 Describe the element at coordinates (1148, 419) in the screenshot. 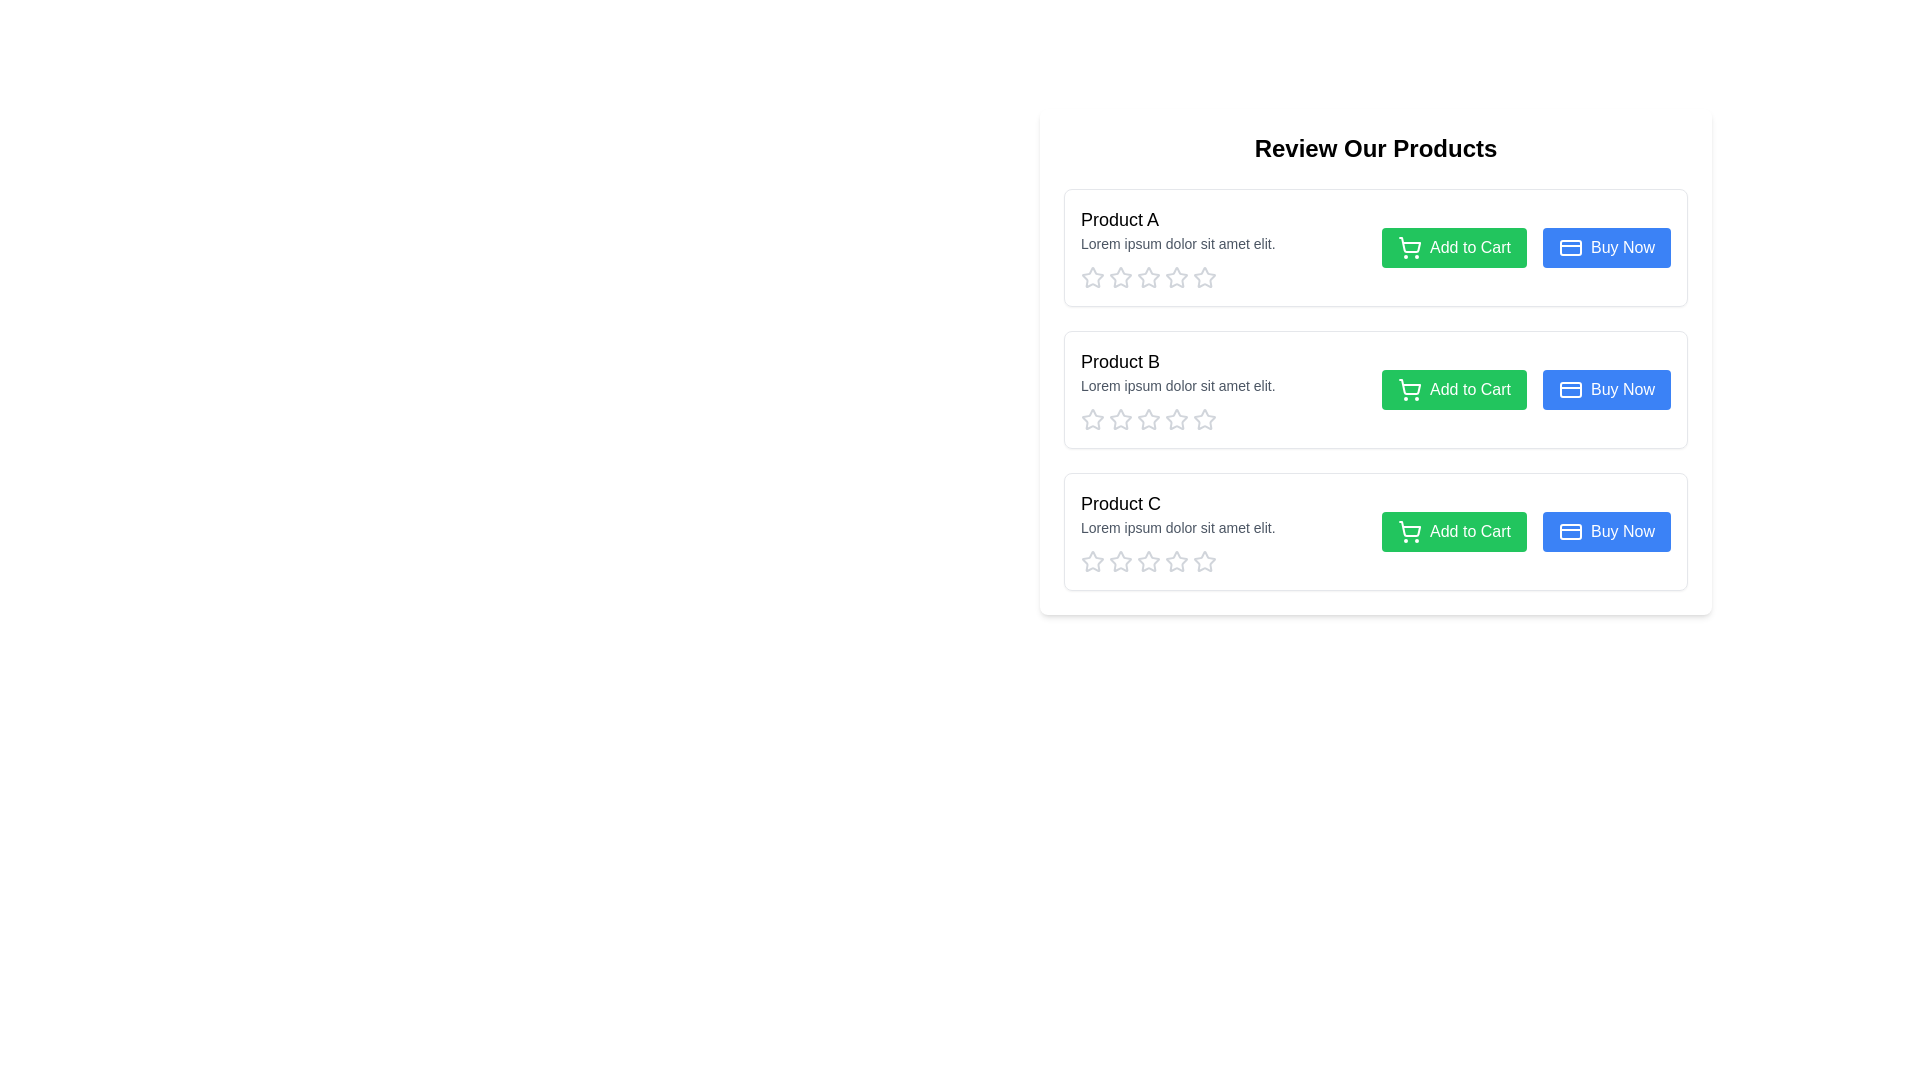

I see `the fourth star icon in the horizontal rating bar of the second product card to rate the product with a score of 4` at that location.